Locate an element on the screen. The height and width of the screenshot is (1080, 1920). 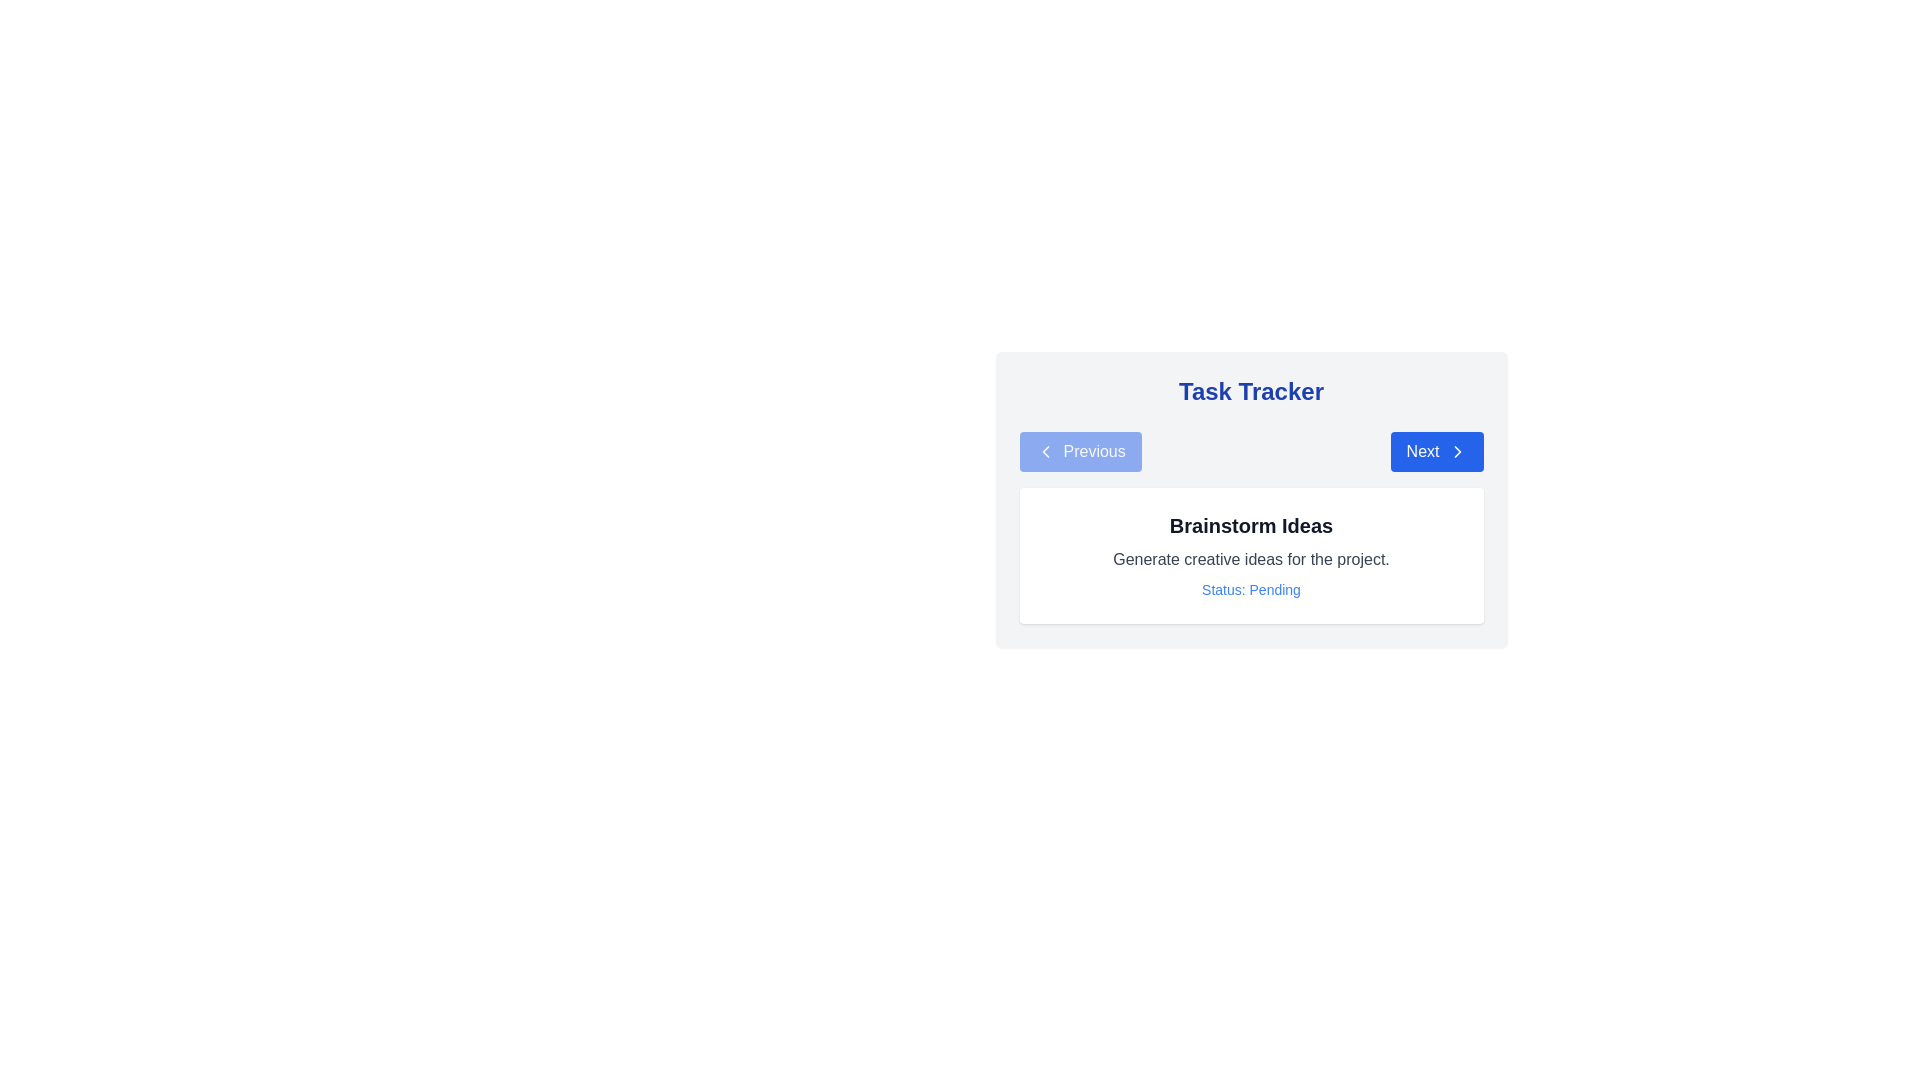
the rightward-pointing arrow icon (chevron) which is part of the 'Next' button located in the top-right section of the 'Task Tracker' card is located at coordinates (1457, 451).